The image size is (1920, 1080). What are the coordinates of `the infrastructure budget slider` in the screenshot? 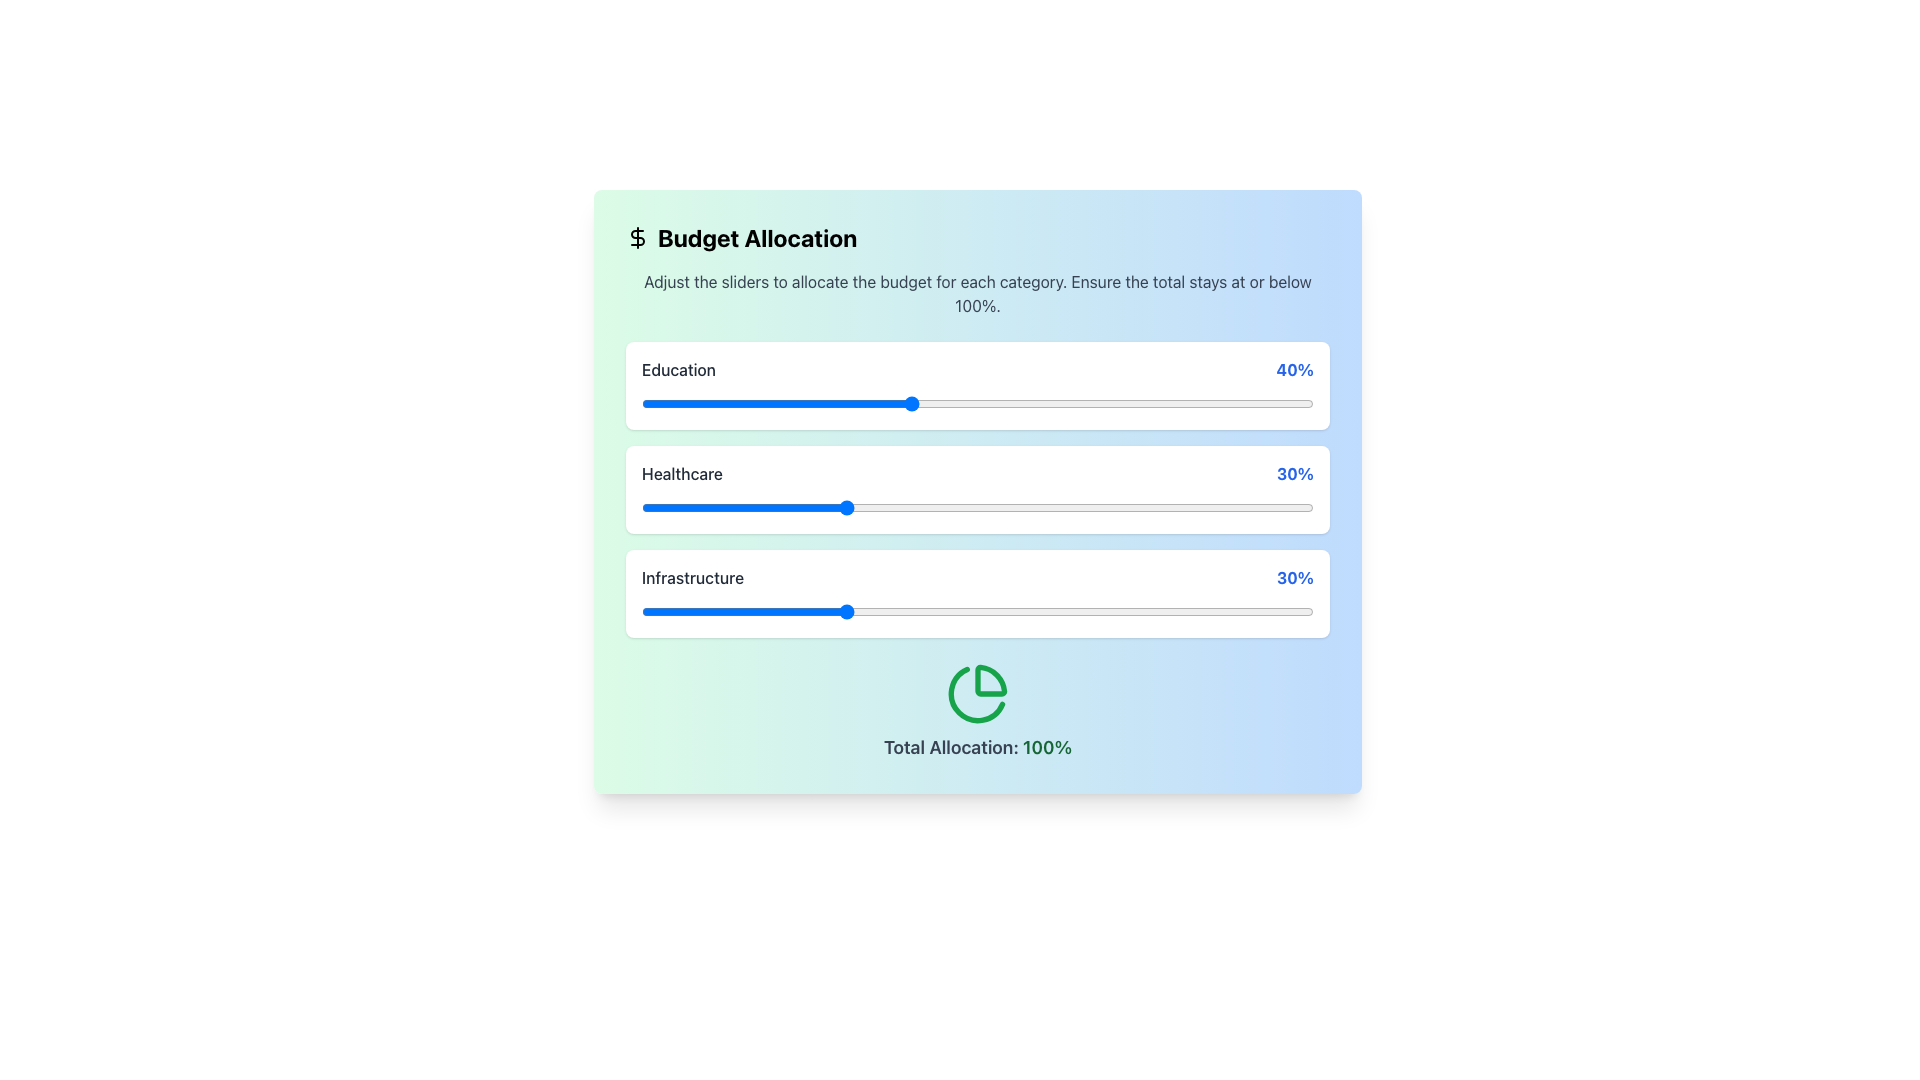 It's located at (662, 611).